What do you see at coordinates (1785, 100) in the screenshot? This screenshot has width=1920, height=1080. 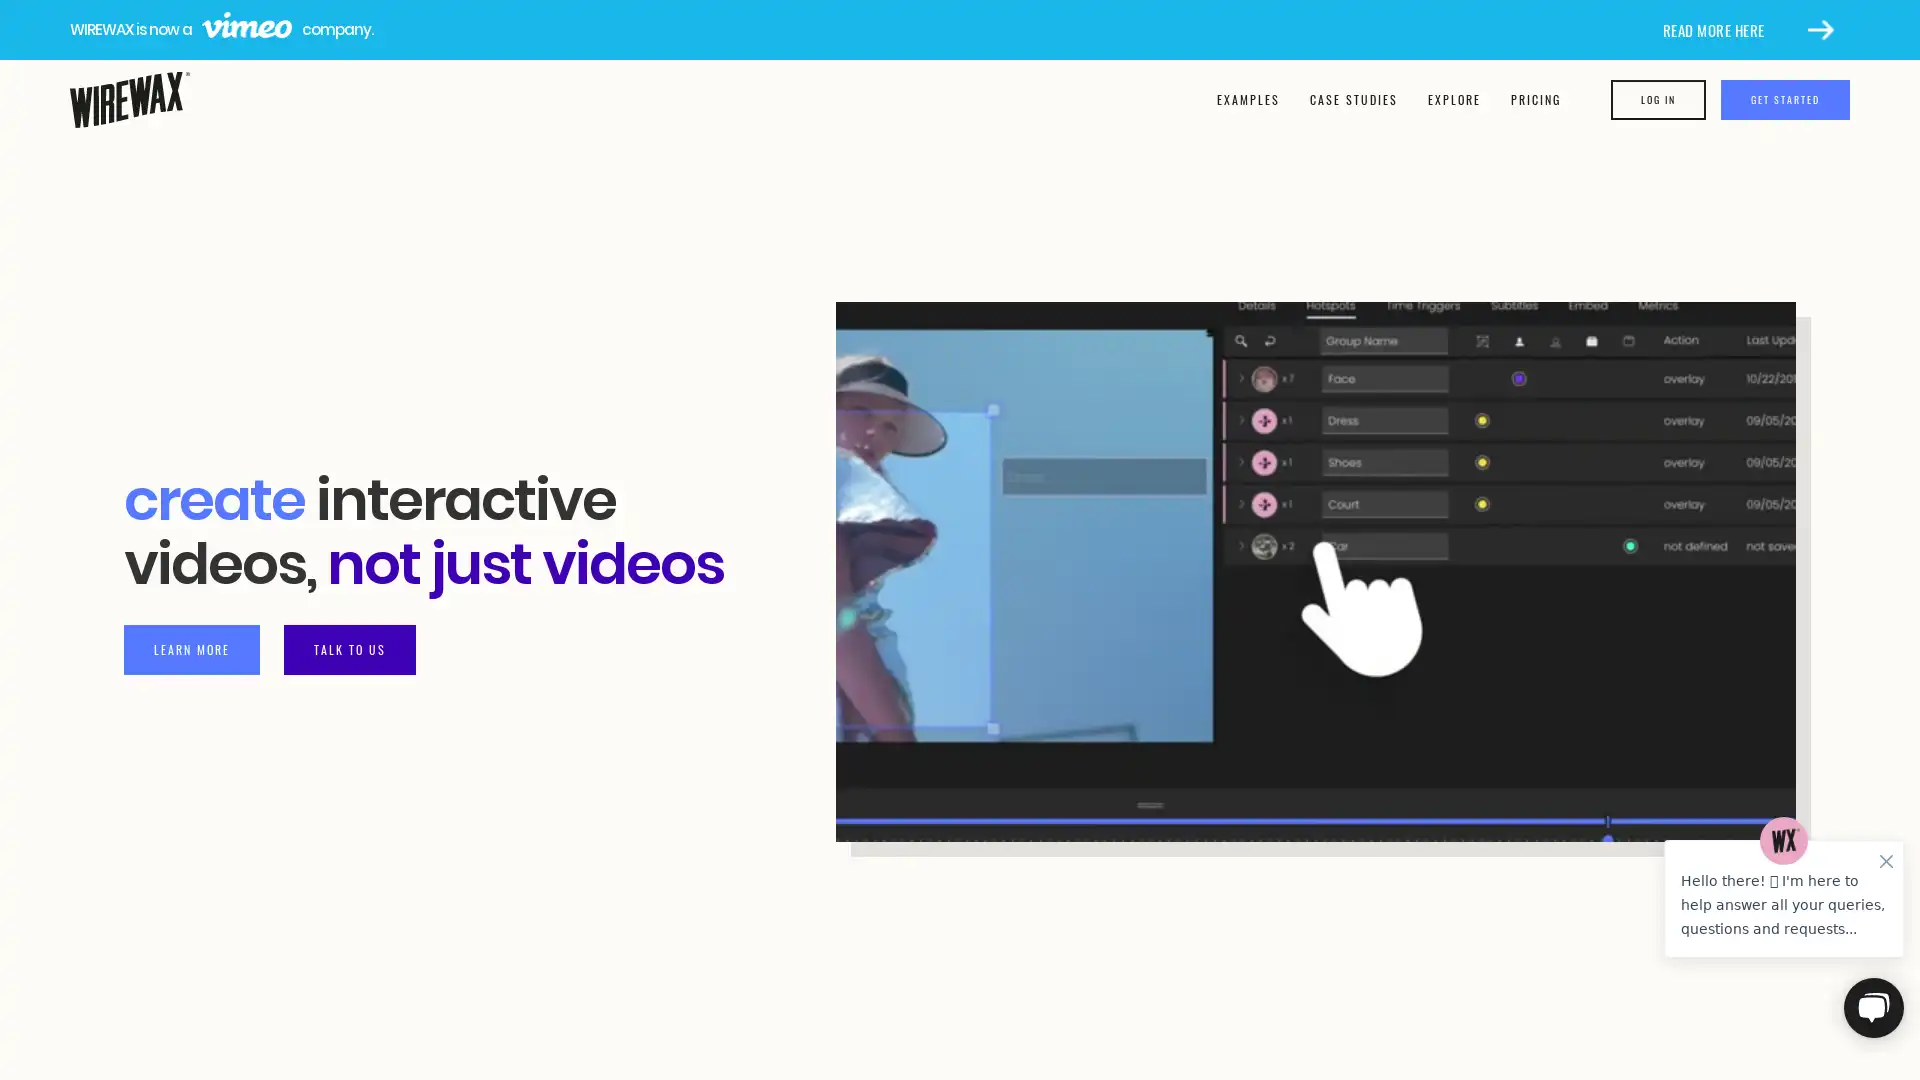 I see `GET STARTED` at bounding box center [1785, 100].